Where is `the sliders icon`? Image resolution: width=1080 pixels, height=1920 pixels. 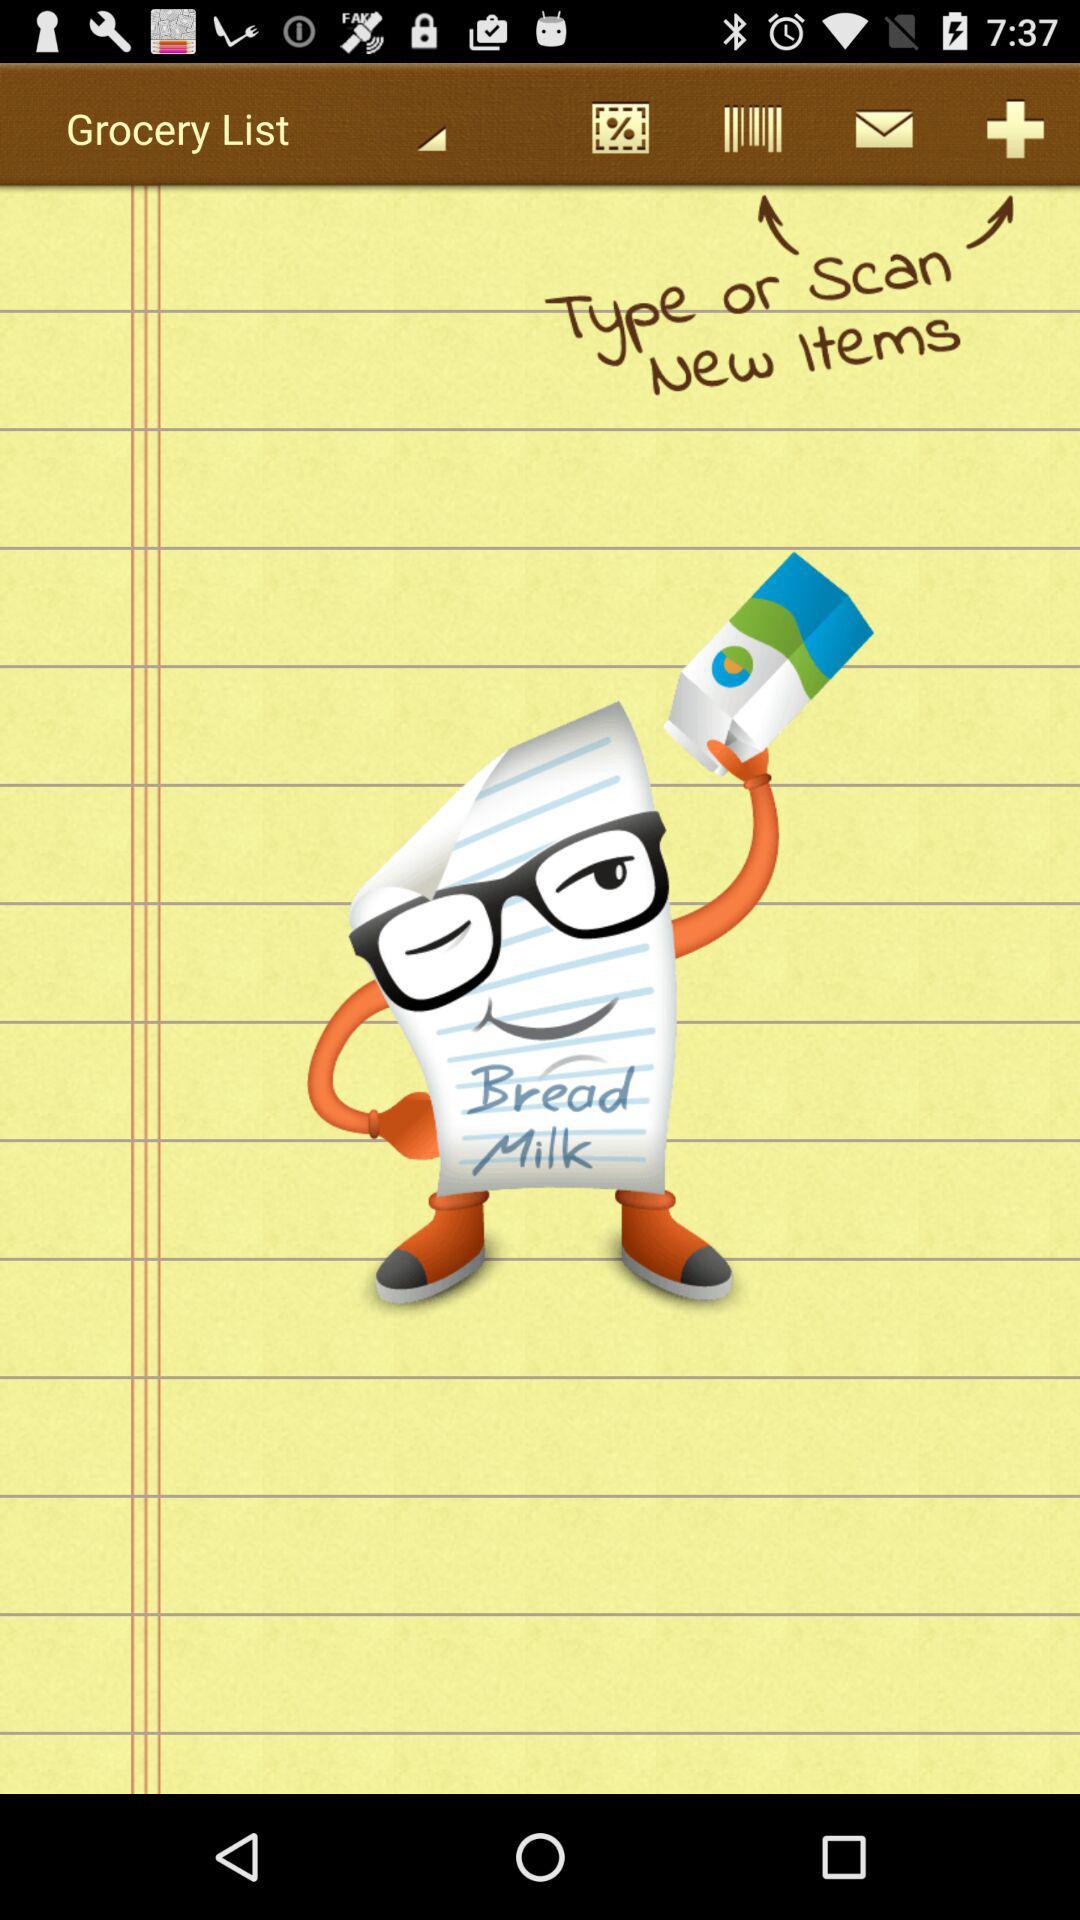
the sliders icon is located at coordinates (751, 136).